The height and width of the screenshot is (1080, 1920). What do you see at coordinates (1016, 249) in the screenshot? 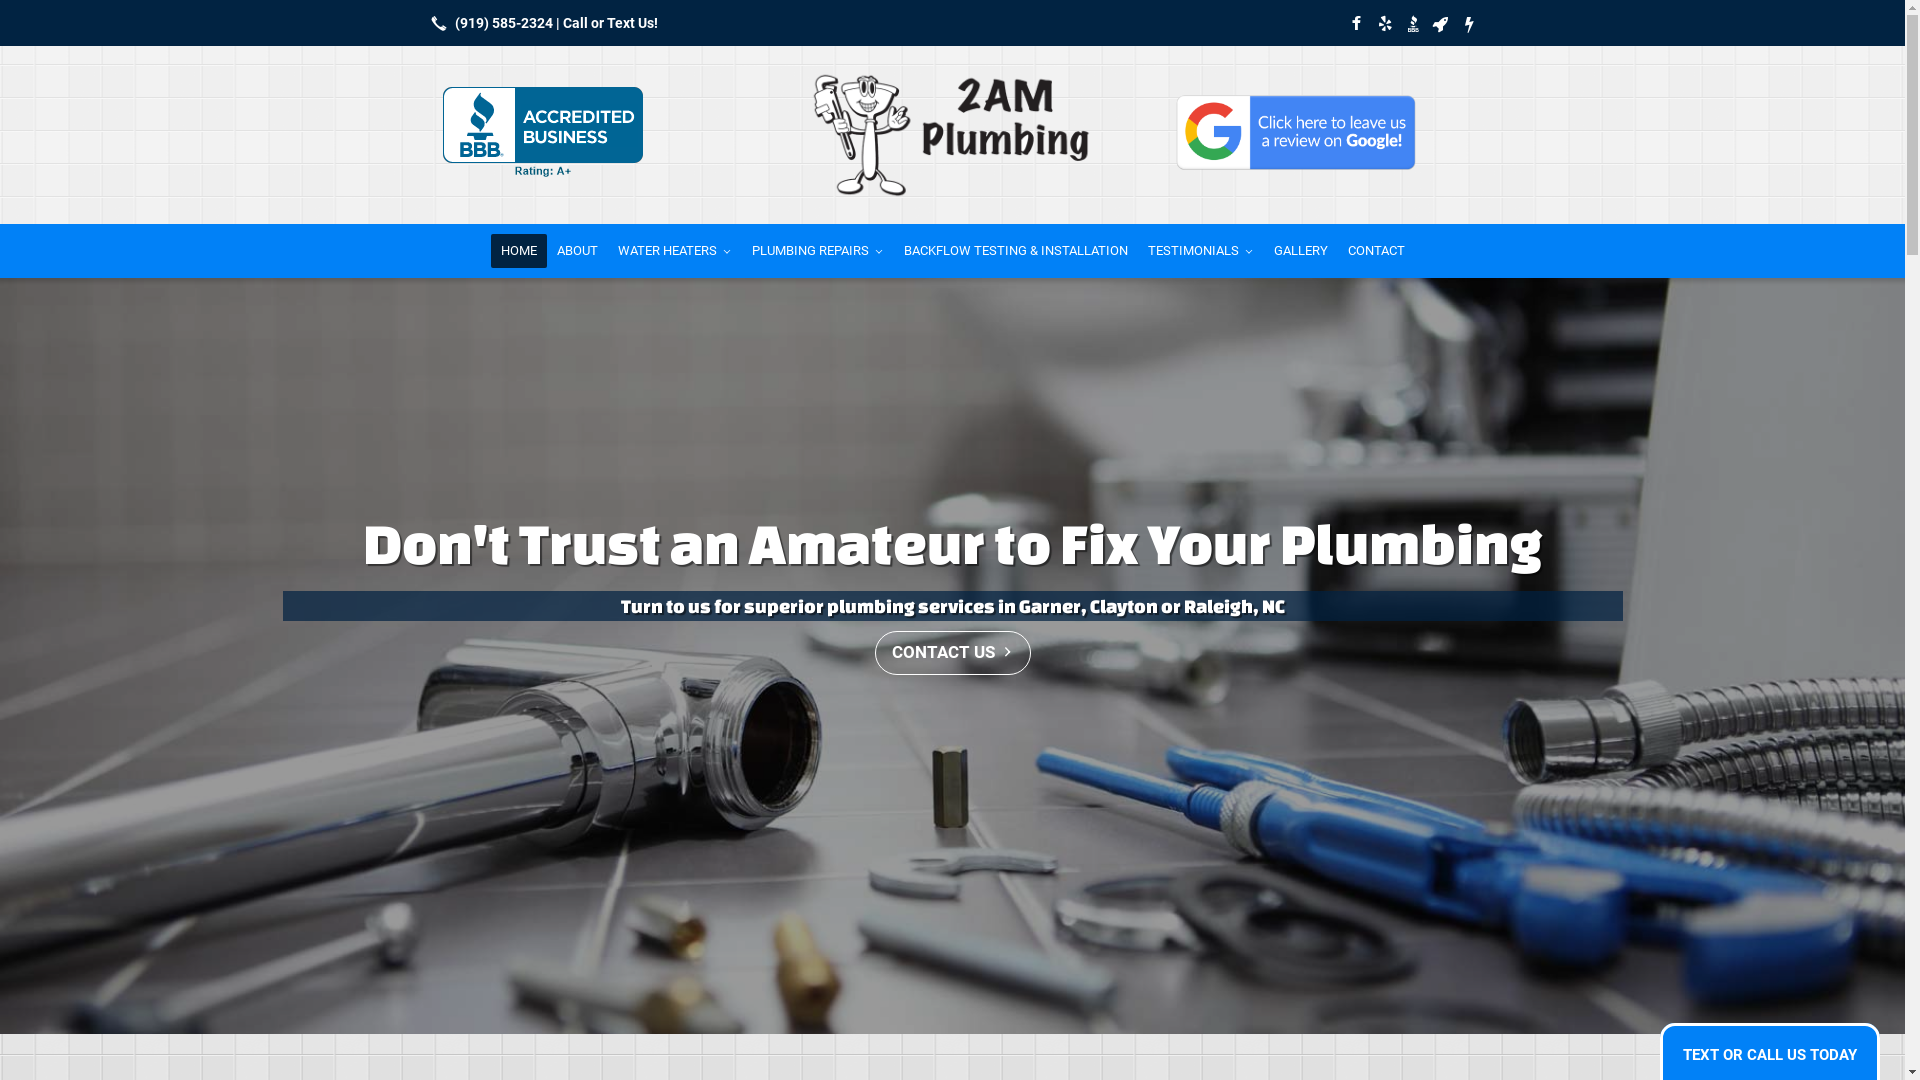
I see `'BACKFLOW TESTING & INSTALLATION'` at bounding box center [1016, 249].